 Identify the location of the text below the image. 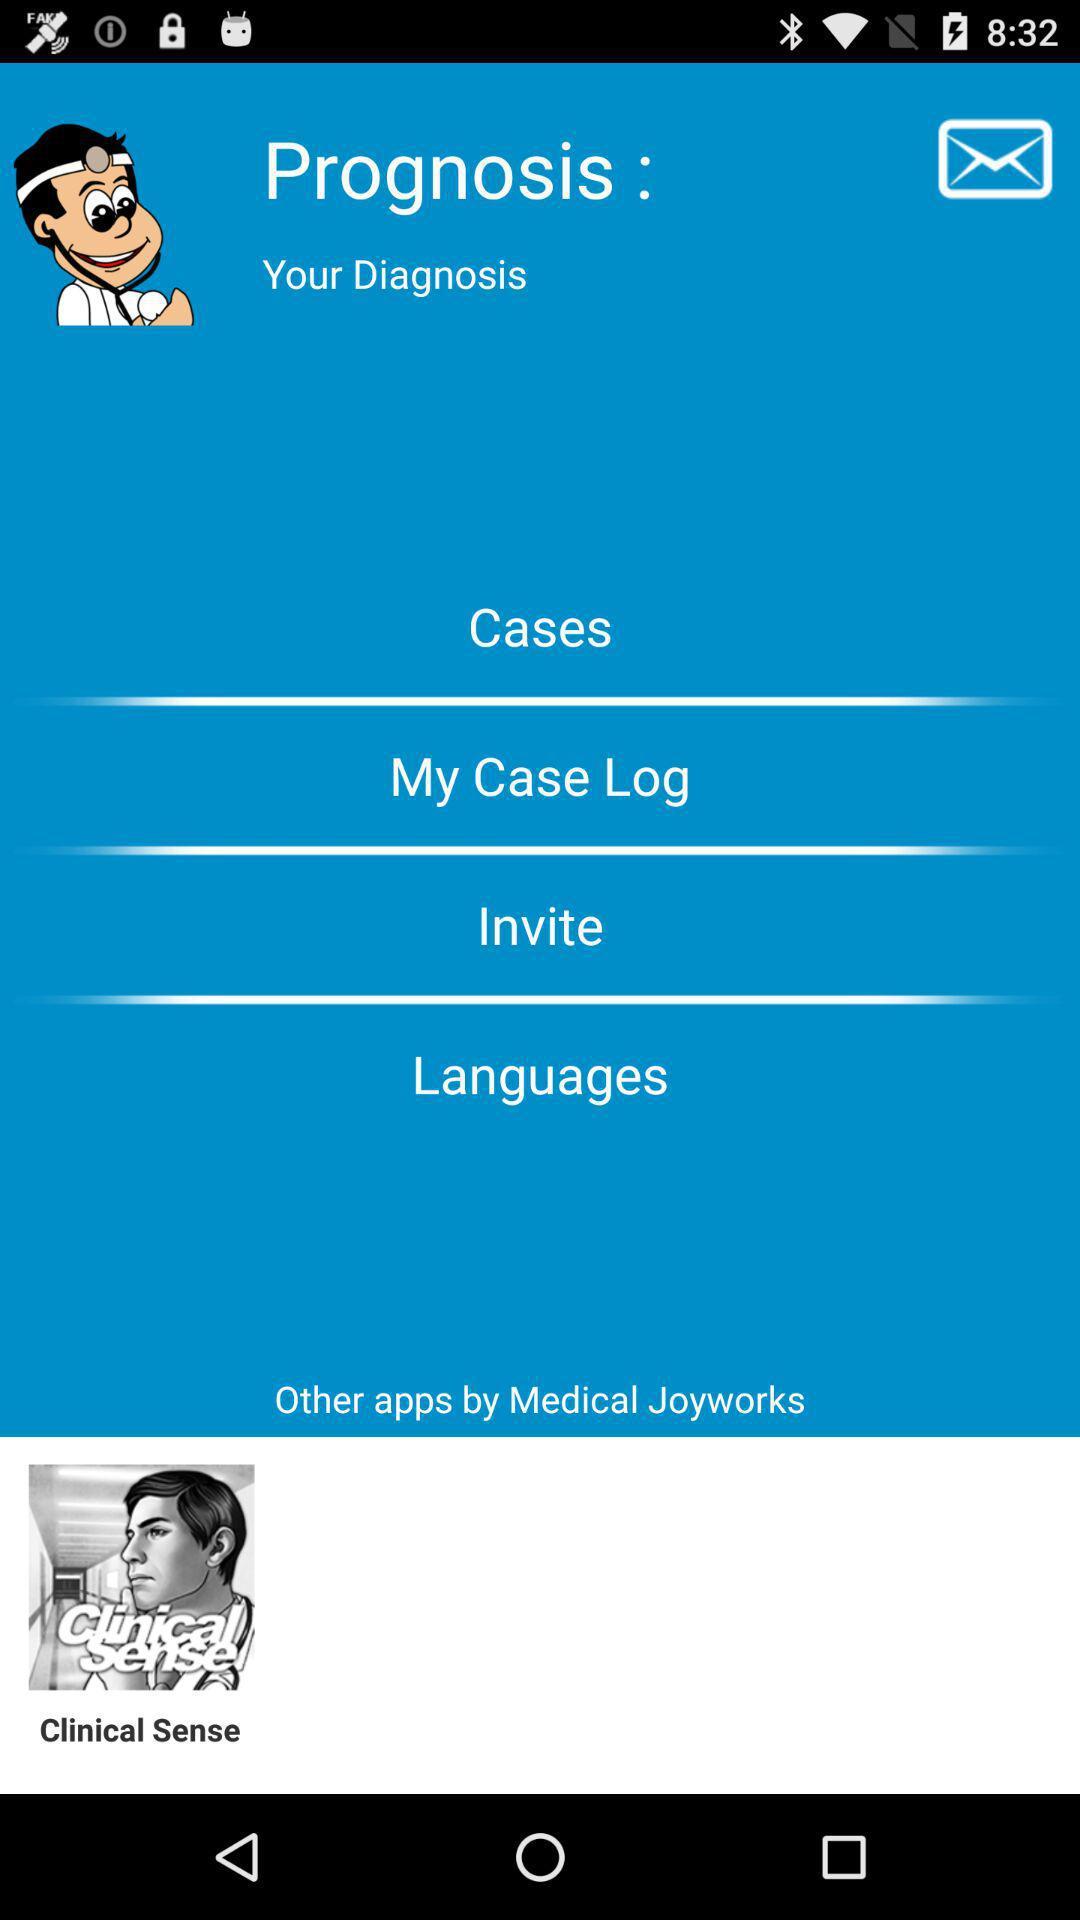
(150, 1728).